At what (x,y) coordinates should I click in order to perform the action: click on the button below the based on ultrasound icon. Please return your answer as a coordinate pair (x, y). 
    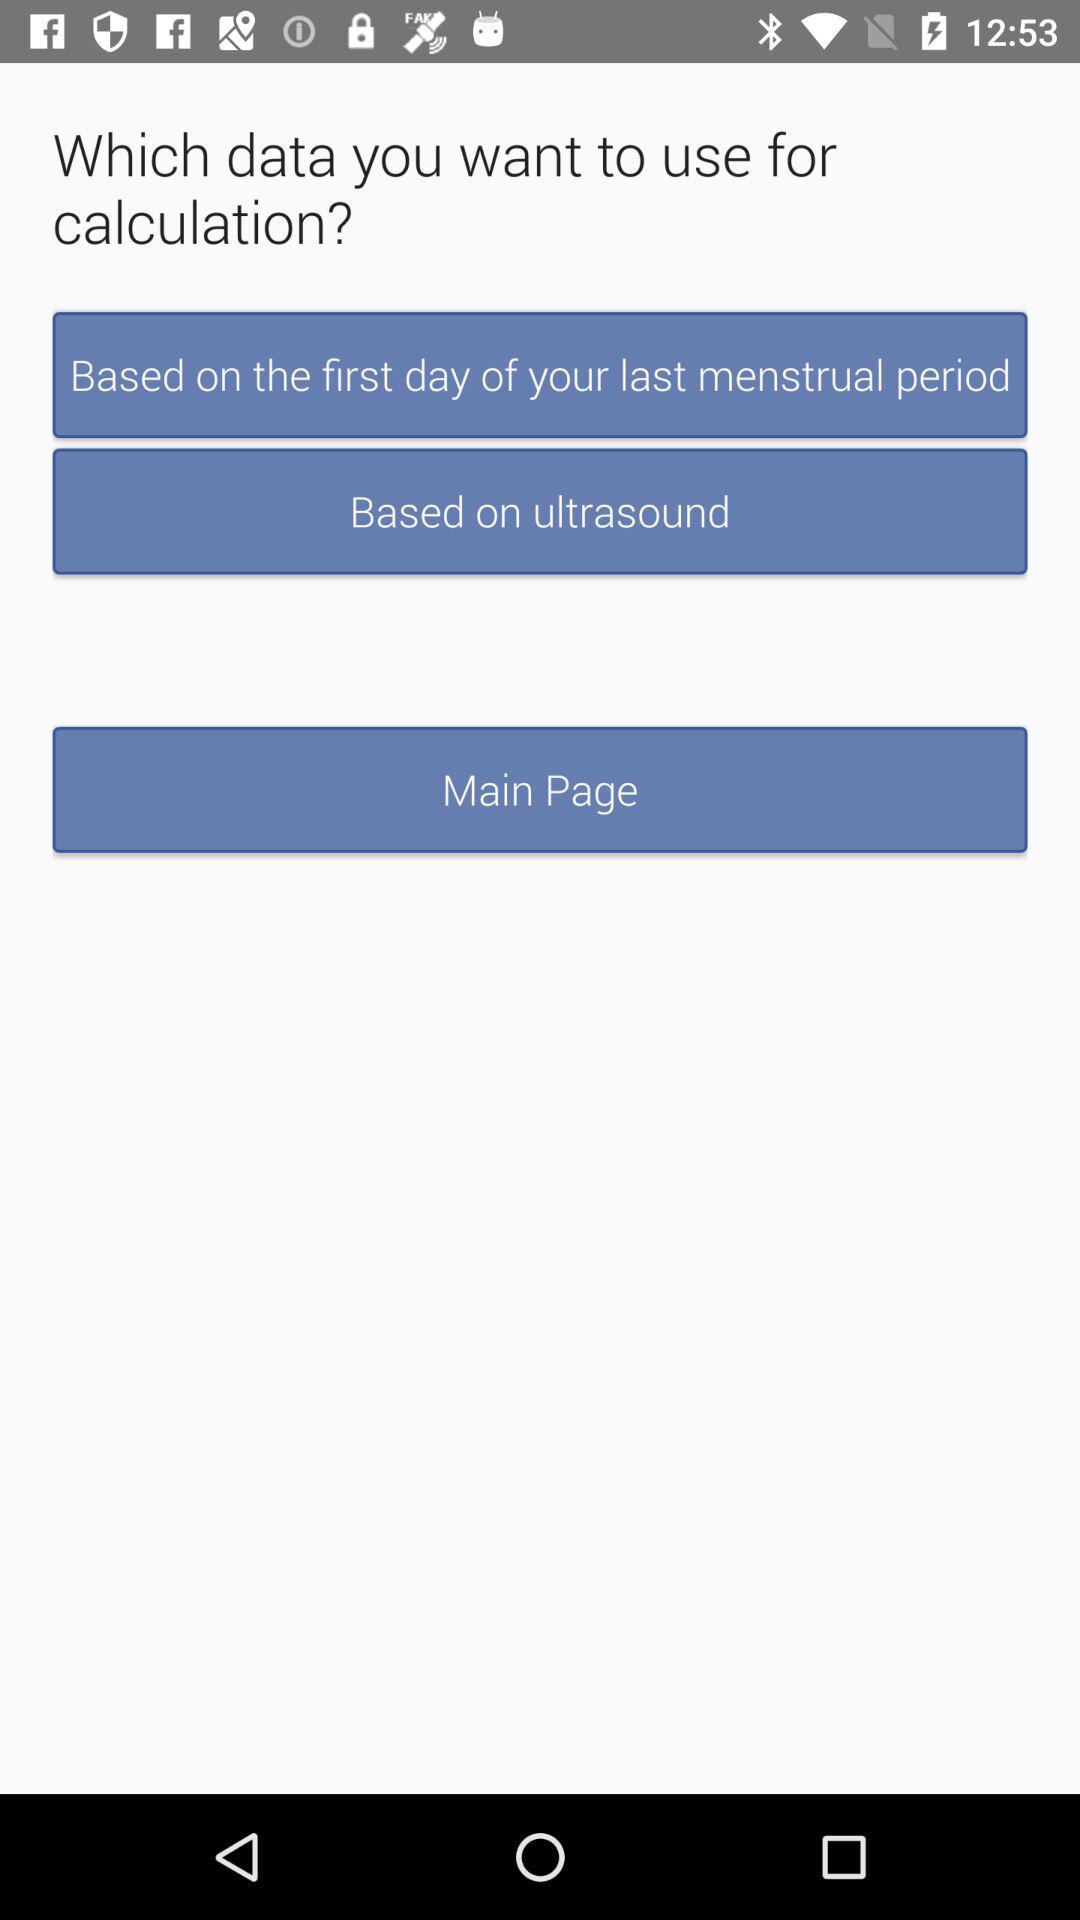
    Looking at the image, I should click on (540, 788).